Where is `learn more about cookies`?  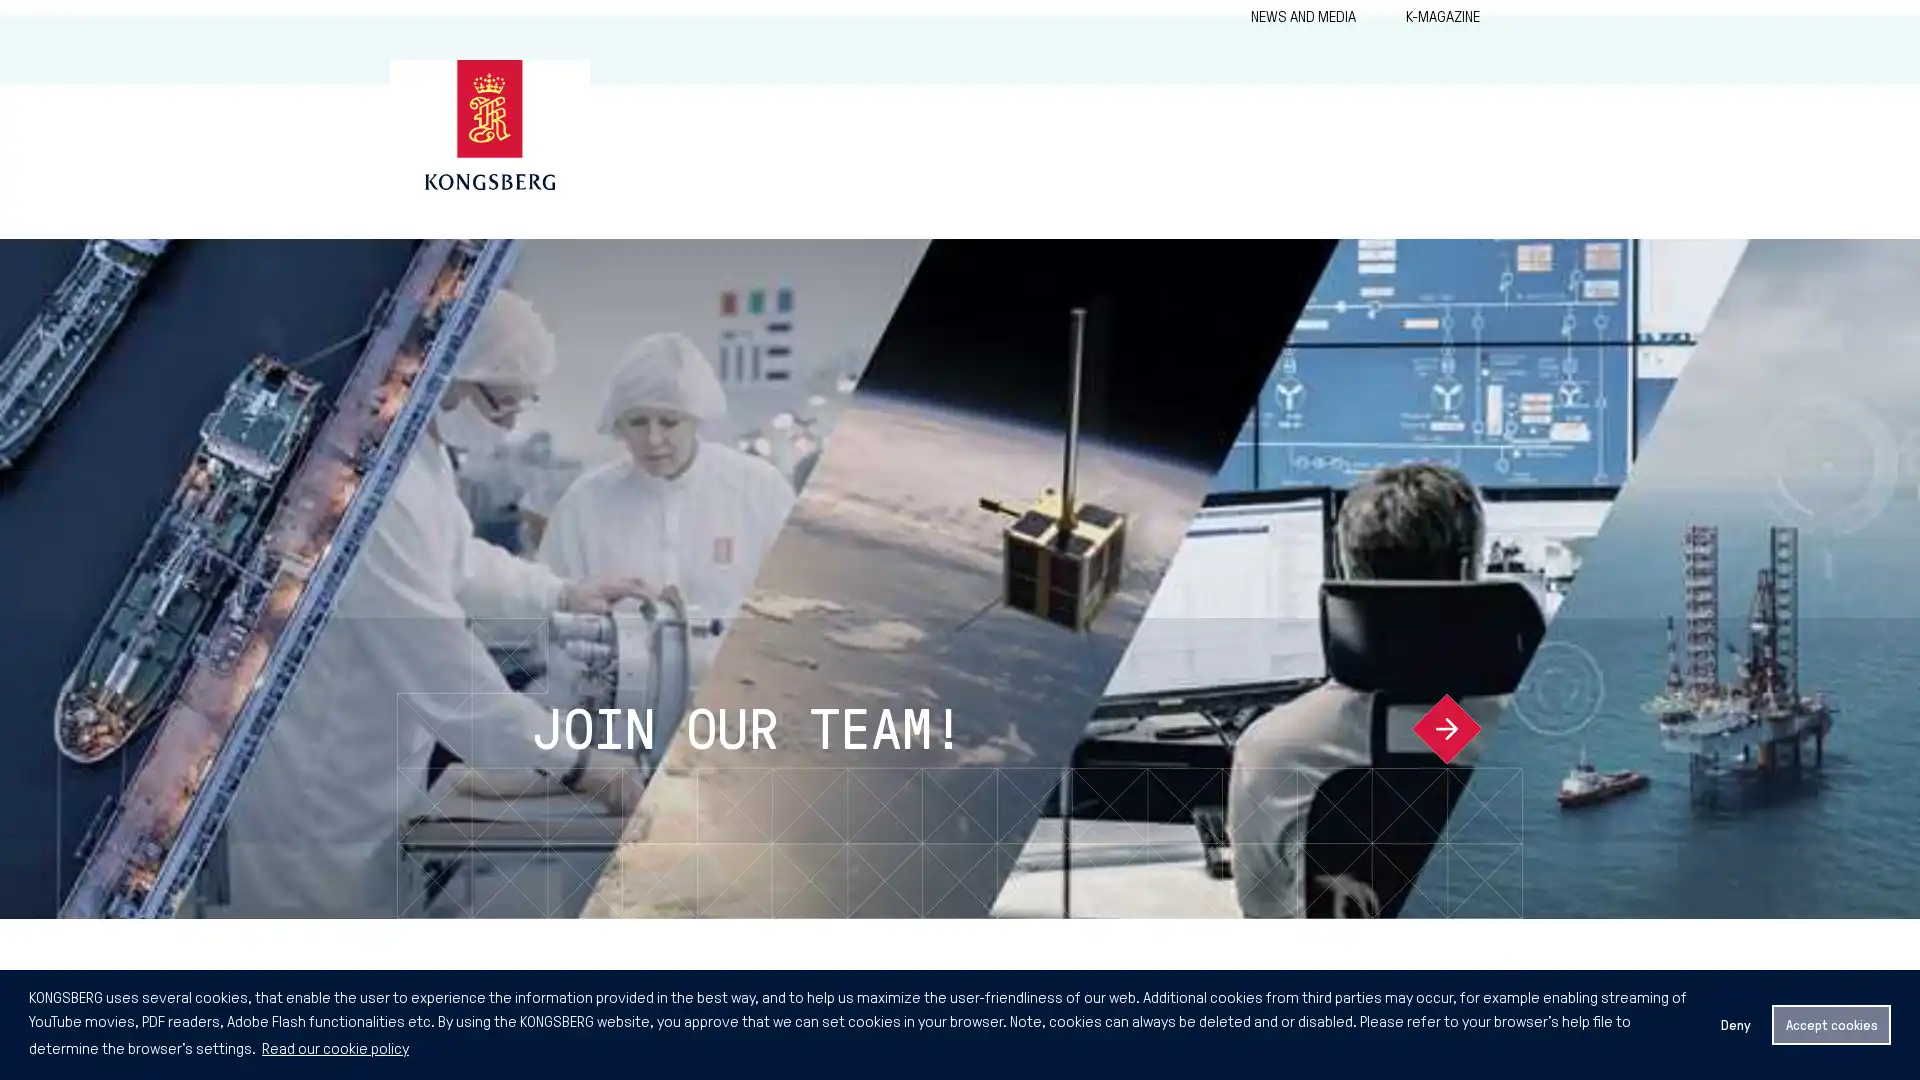 learn more about cookies is located at coordinates (335, 1047).